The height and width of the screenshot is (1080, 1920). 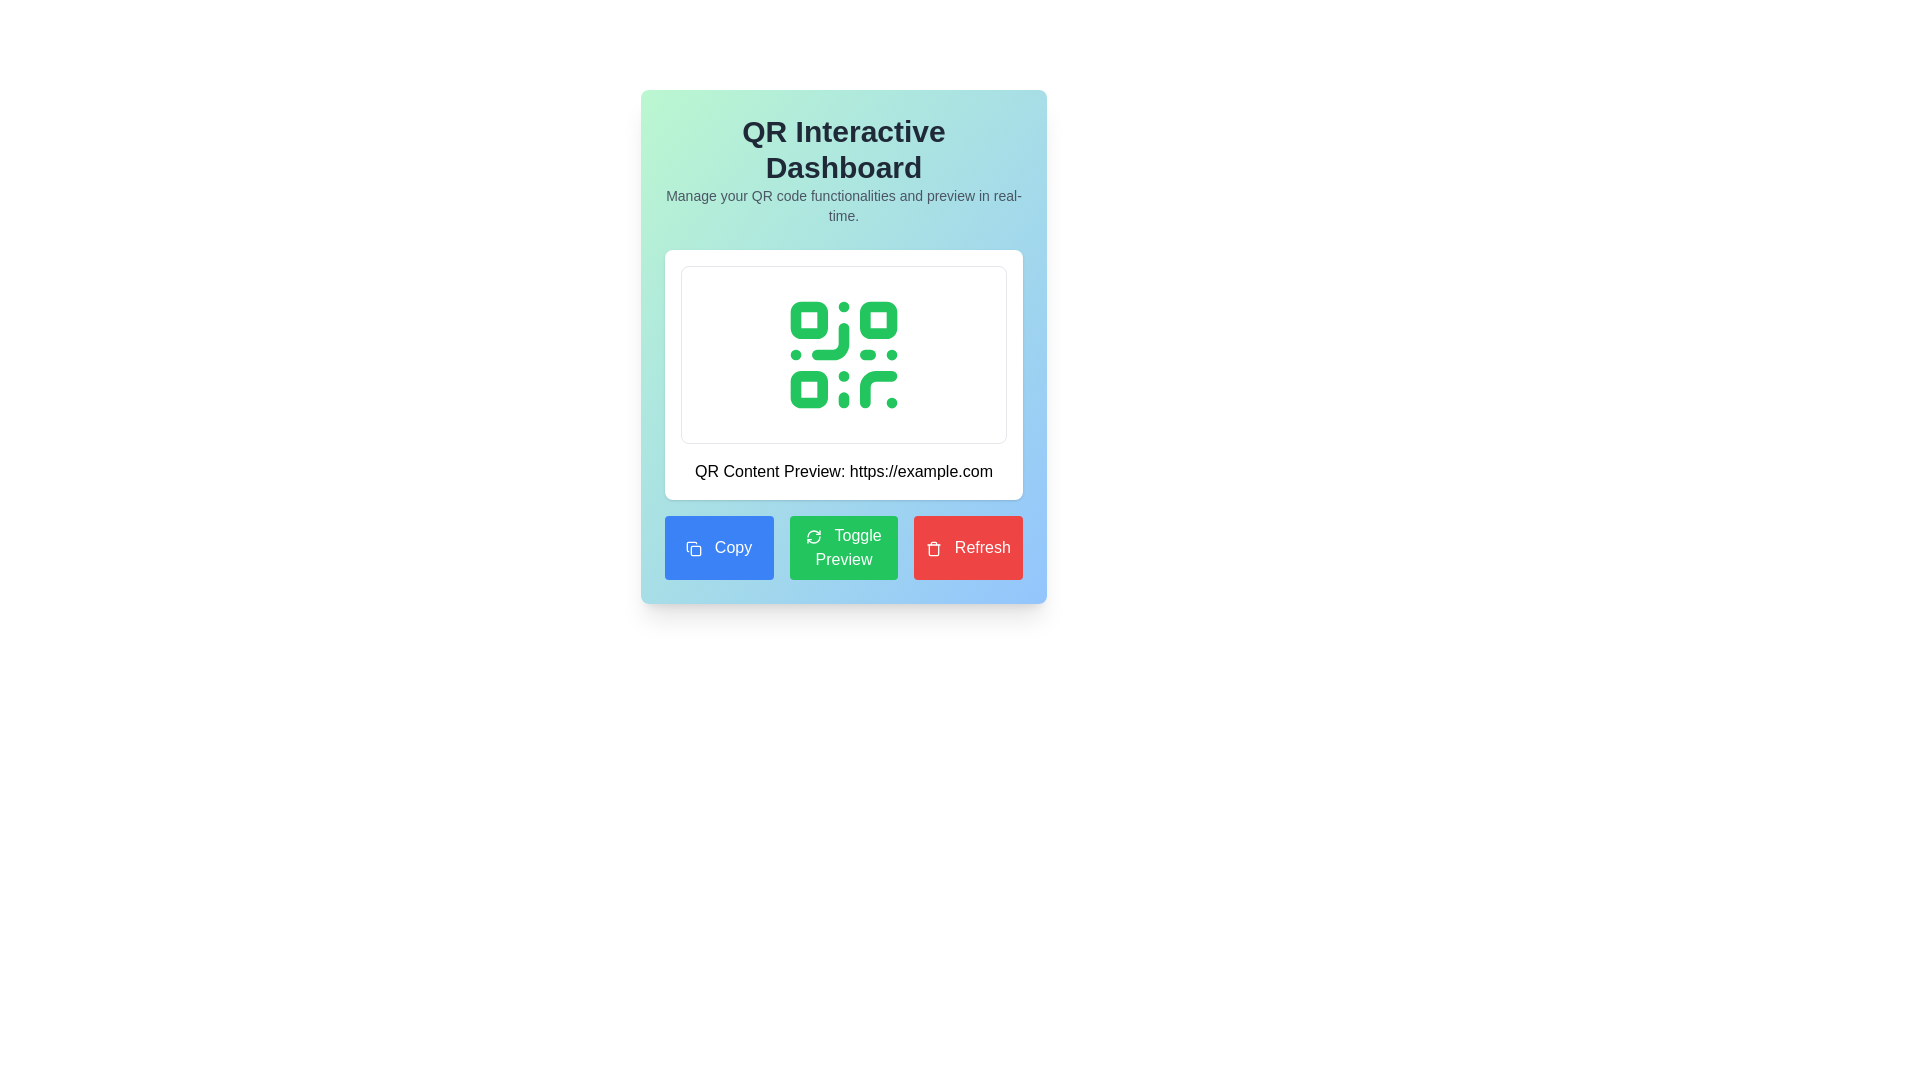 What do you see at coordinates (844, 168) in the screenshot?
I see `the 'QR Interactive Dashboard' text display, which features bold, large text and smaller secondary text, located prominently at the top of a card layout` at bounding box center [844, 168].